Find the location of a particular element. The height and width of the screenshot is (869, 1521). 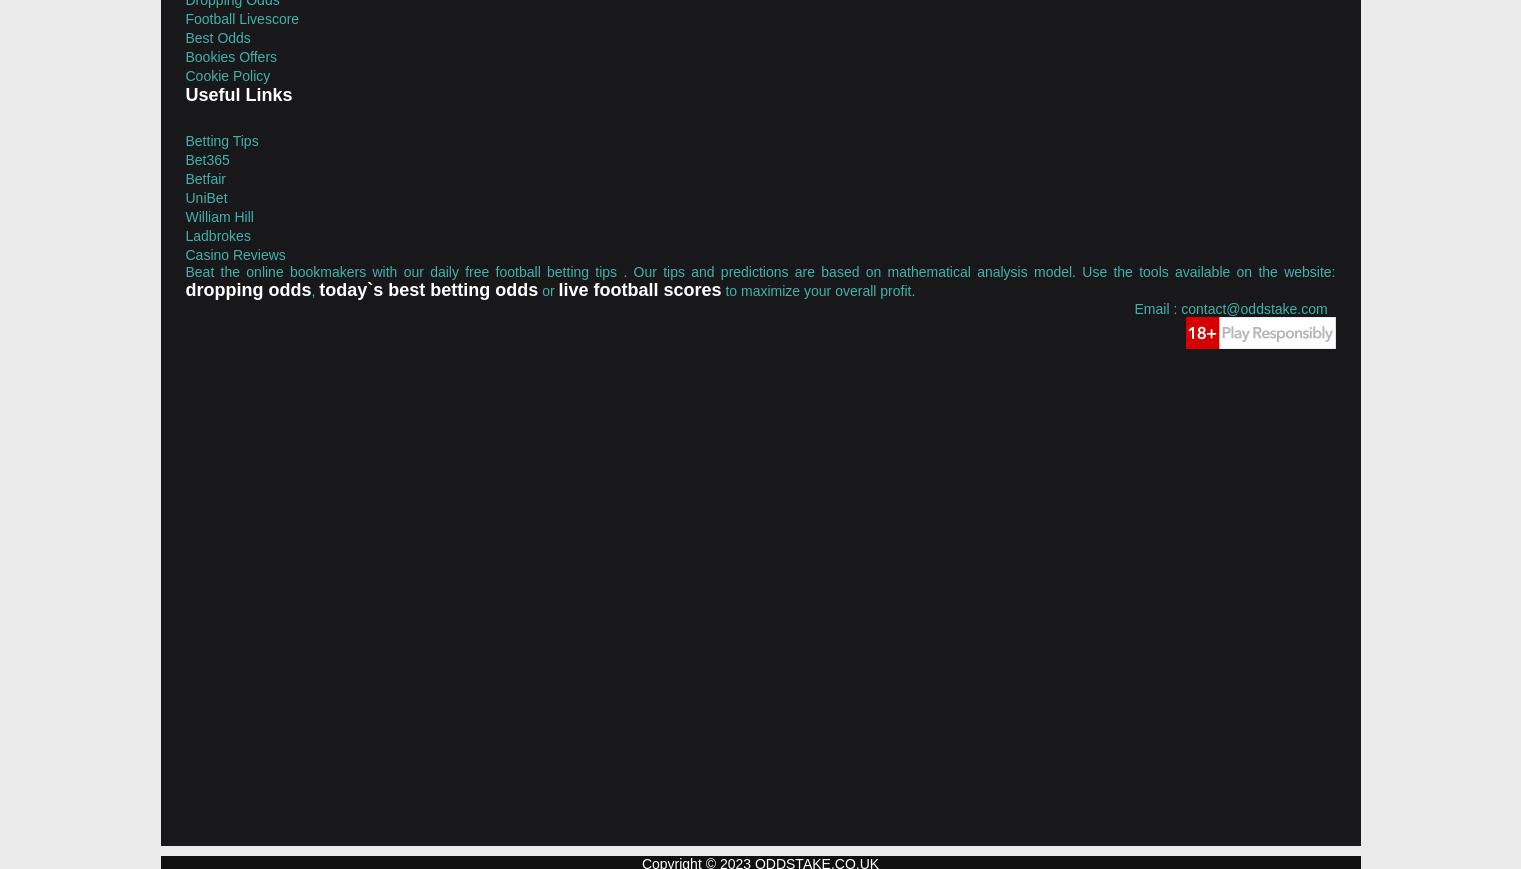

'dropping odds' is located at coordinates (247, 288).